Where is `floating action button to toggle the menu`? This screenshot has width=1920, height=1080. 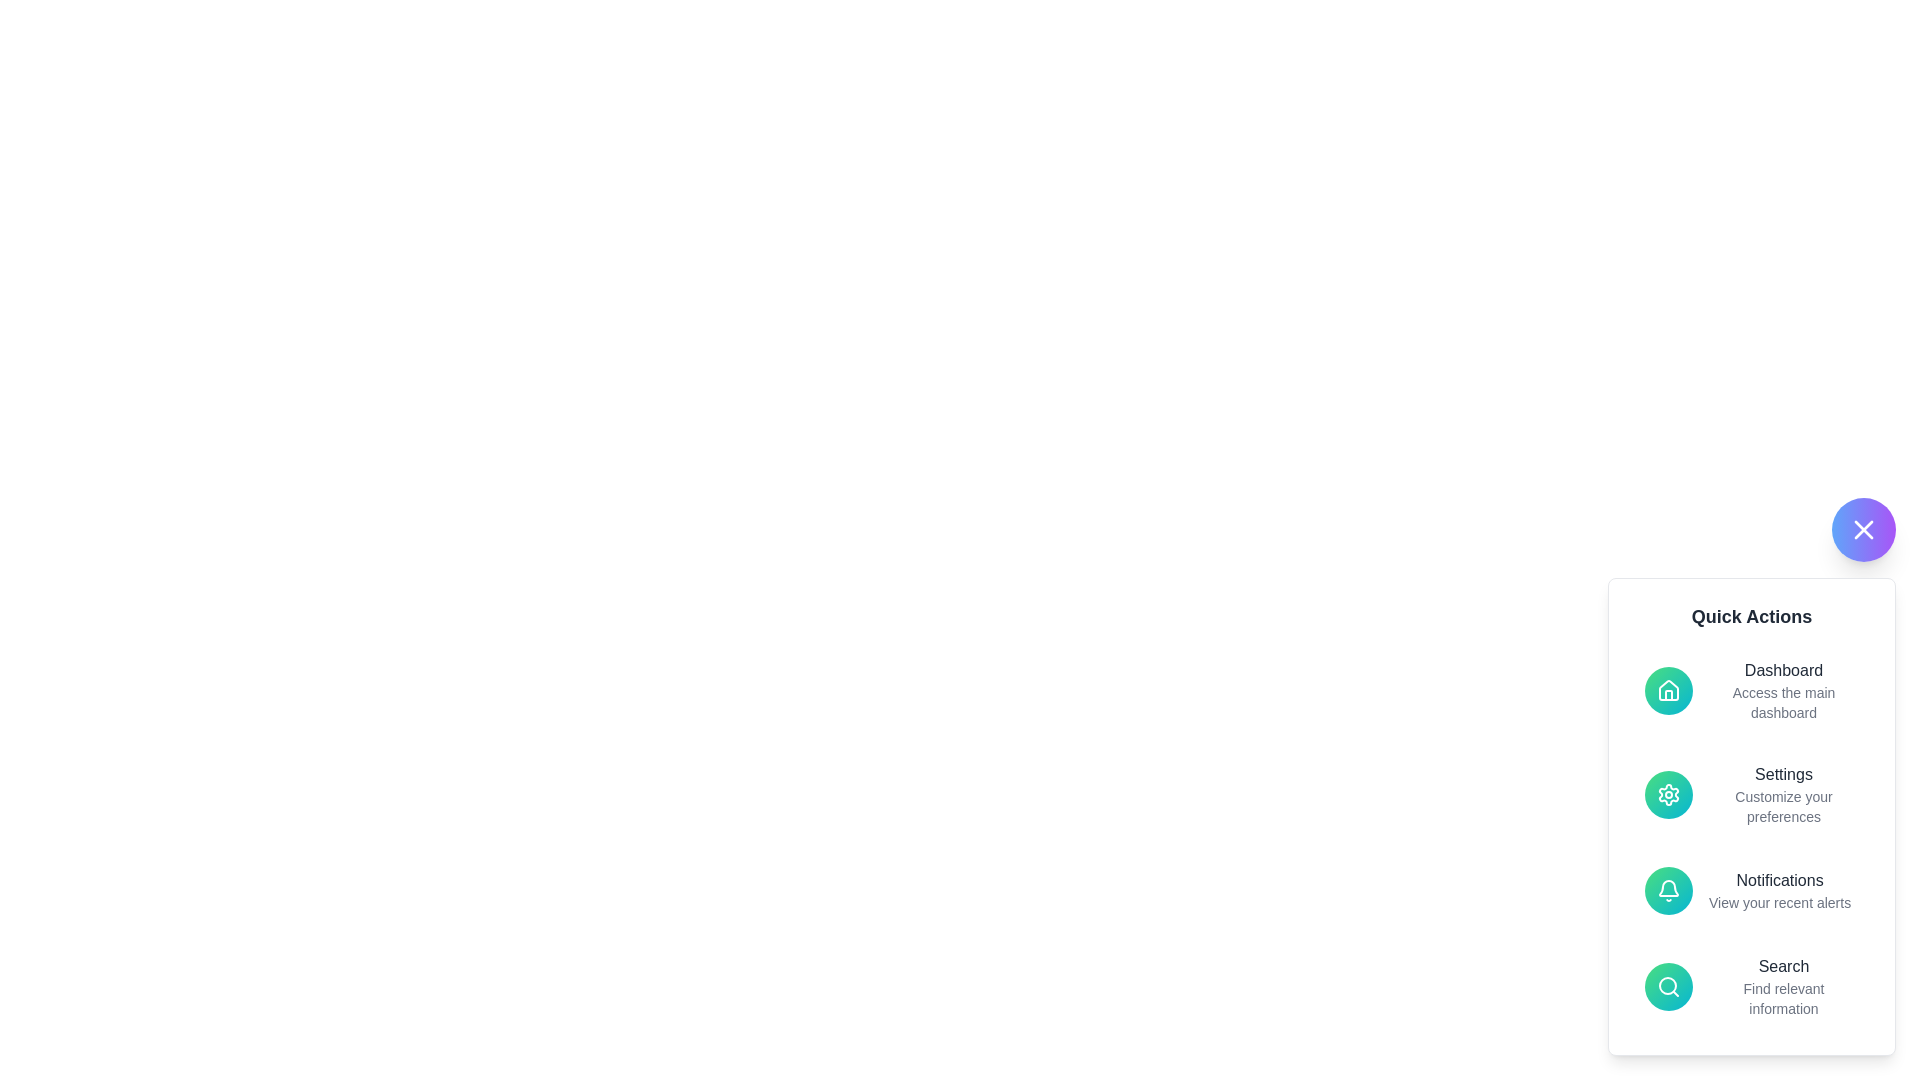 floating action button to toggle the menu is located at coordinates (1862, 528).